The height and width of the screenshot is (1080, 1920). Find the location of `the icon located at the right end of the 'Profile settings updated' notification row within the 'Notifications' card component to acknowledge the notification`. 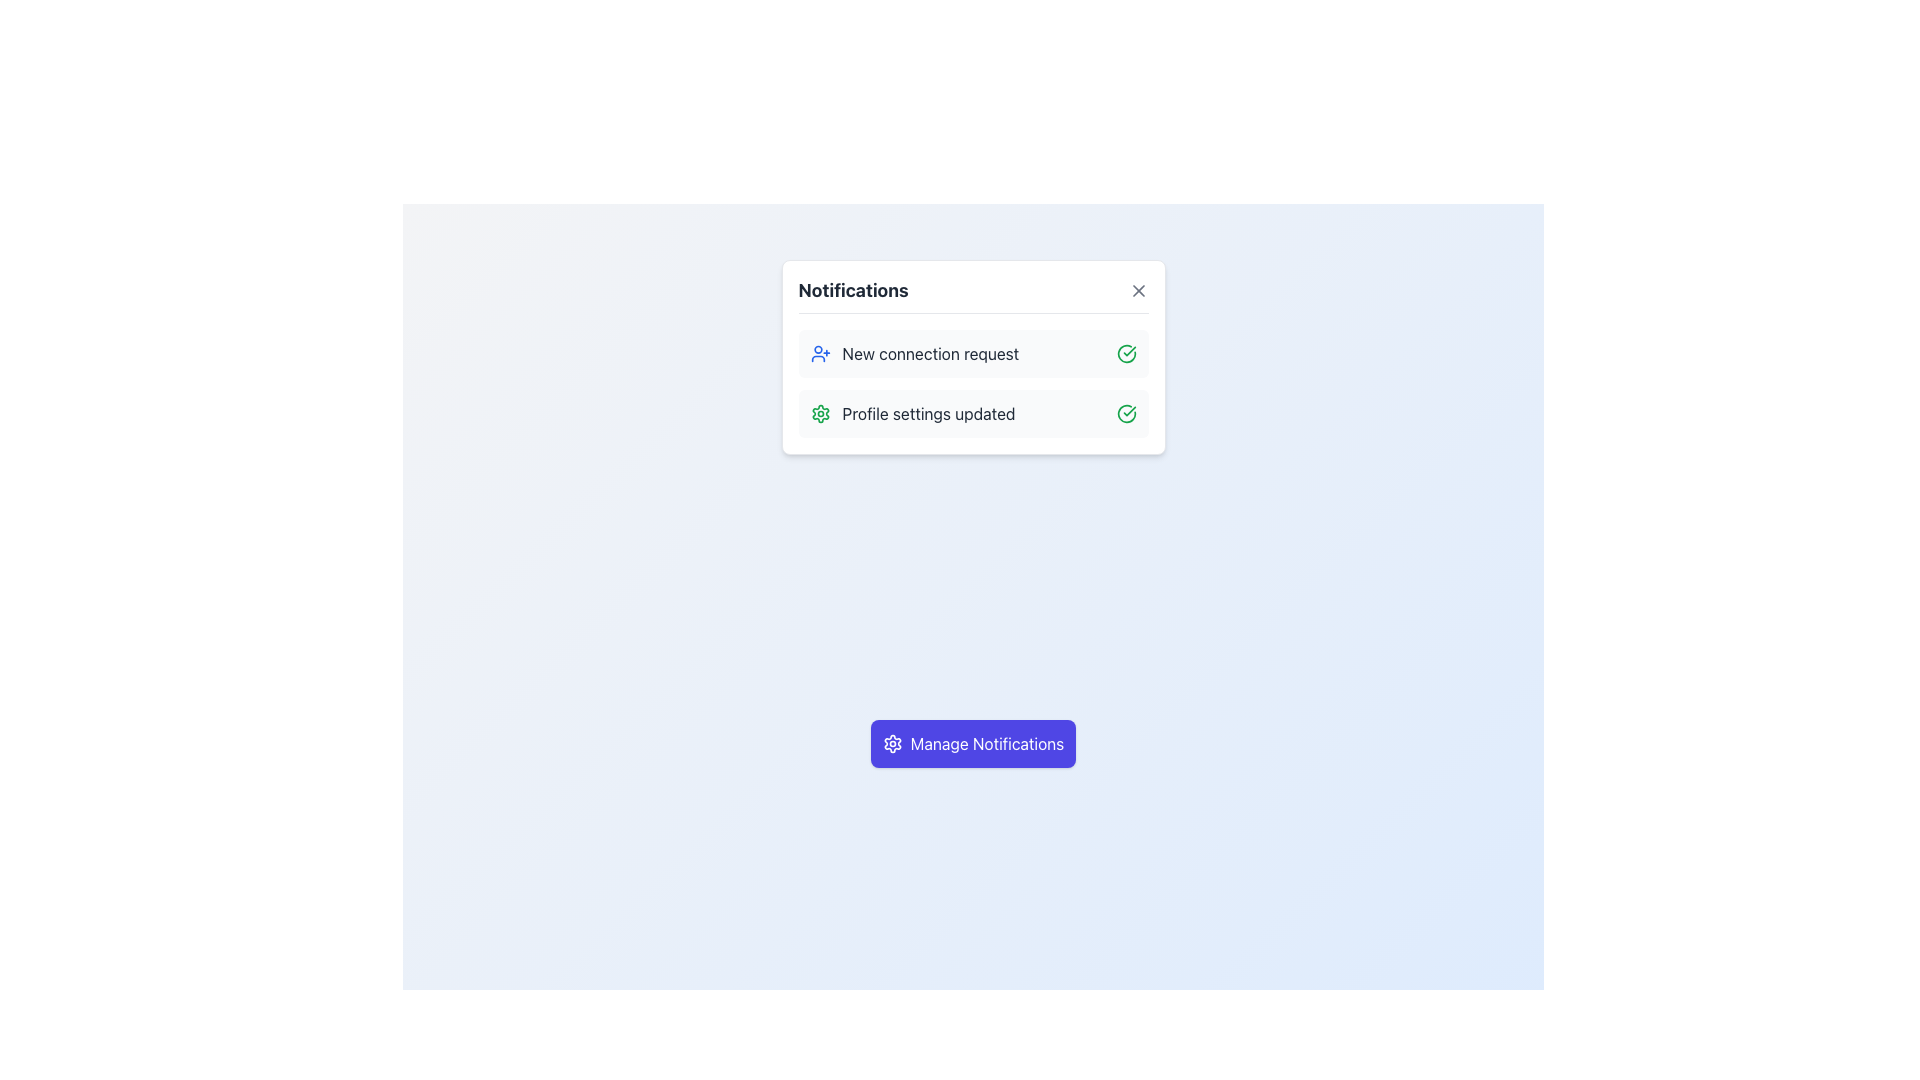

the icon located at the right end of the 'Profile settings updated' notification row within the 'Notifications' card component to acknowledge the notification is located at coordinates (1126, 412).